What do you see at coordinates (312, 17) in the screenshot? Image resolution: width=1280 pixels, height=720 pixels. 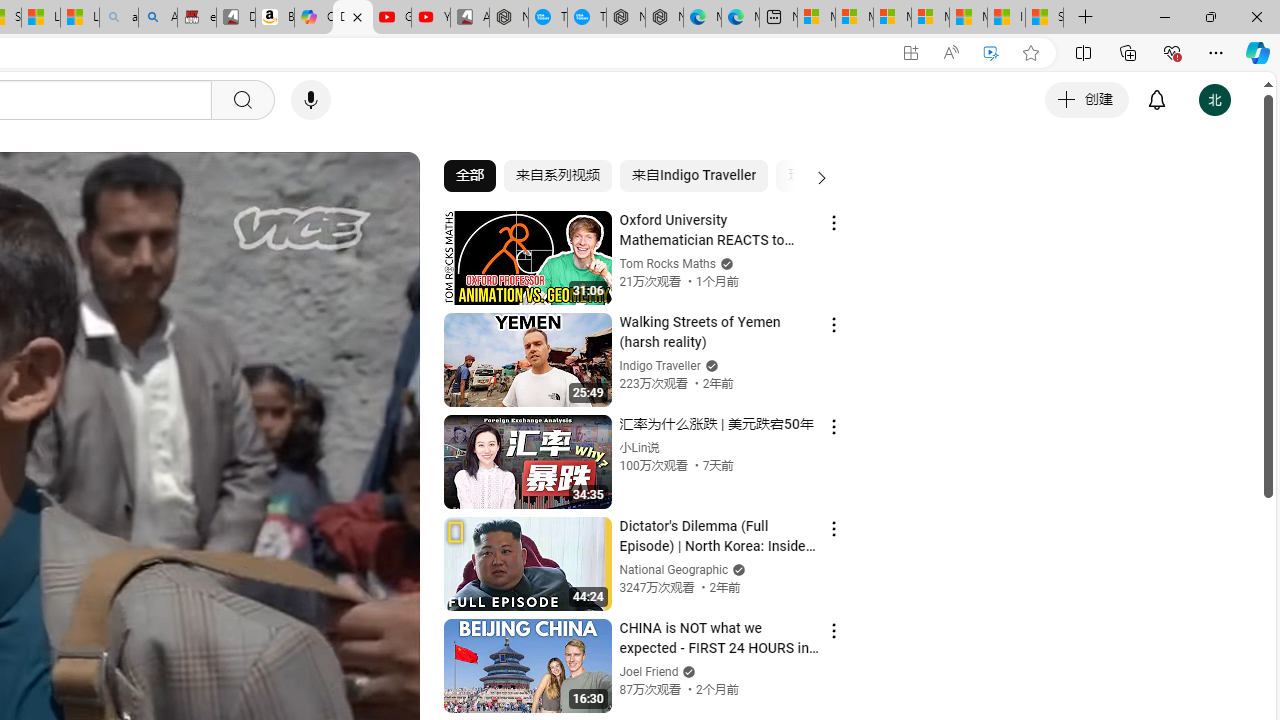 I see `'Copilot'` at bounding box center [312, 17].